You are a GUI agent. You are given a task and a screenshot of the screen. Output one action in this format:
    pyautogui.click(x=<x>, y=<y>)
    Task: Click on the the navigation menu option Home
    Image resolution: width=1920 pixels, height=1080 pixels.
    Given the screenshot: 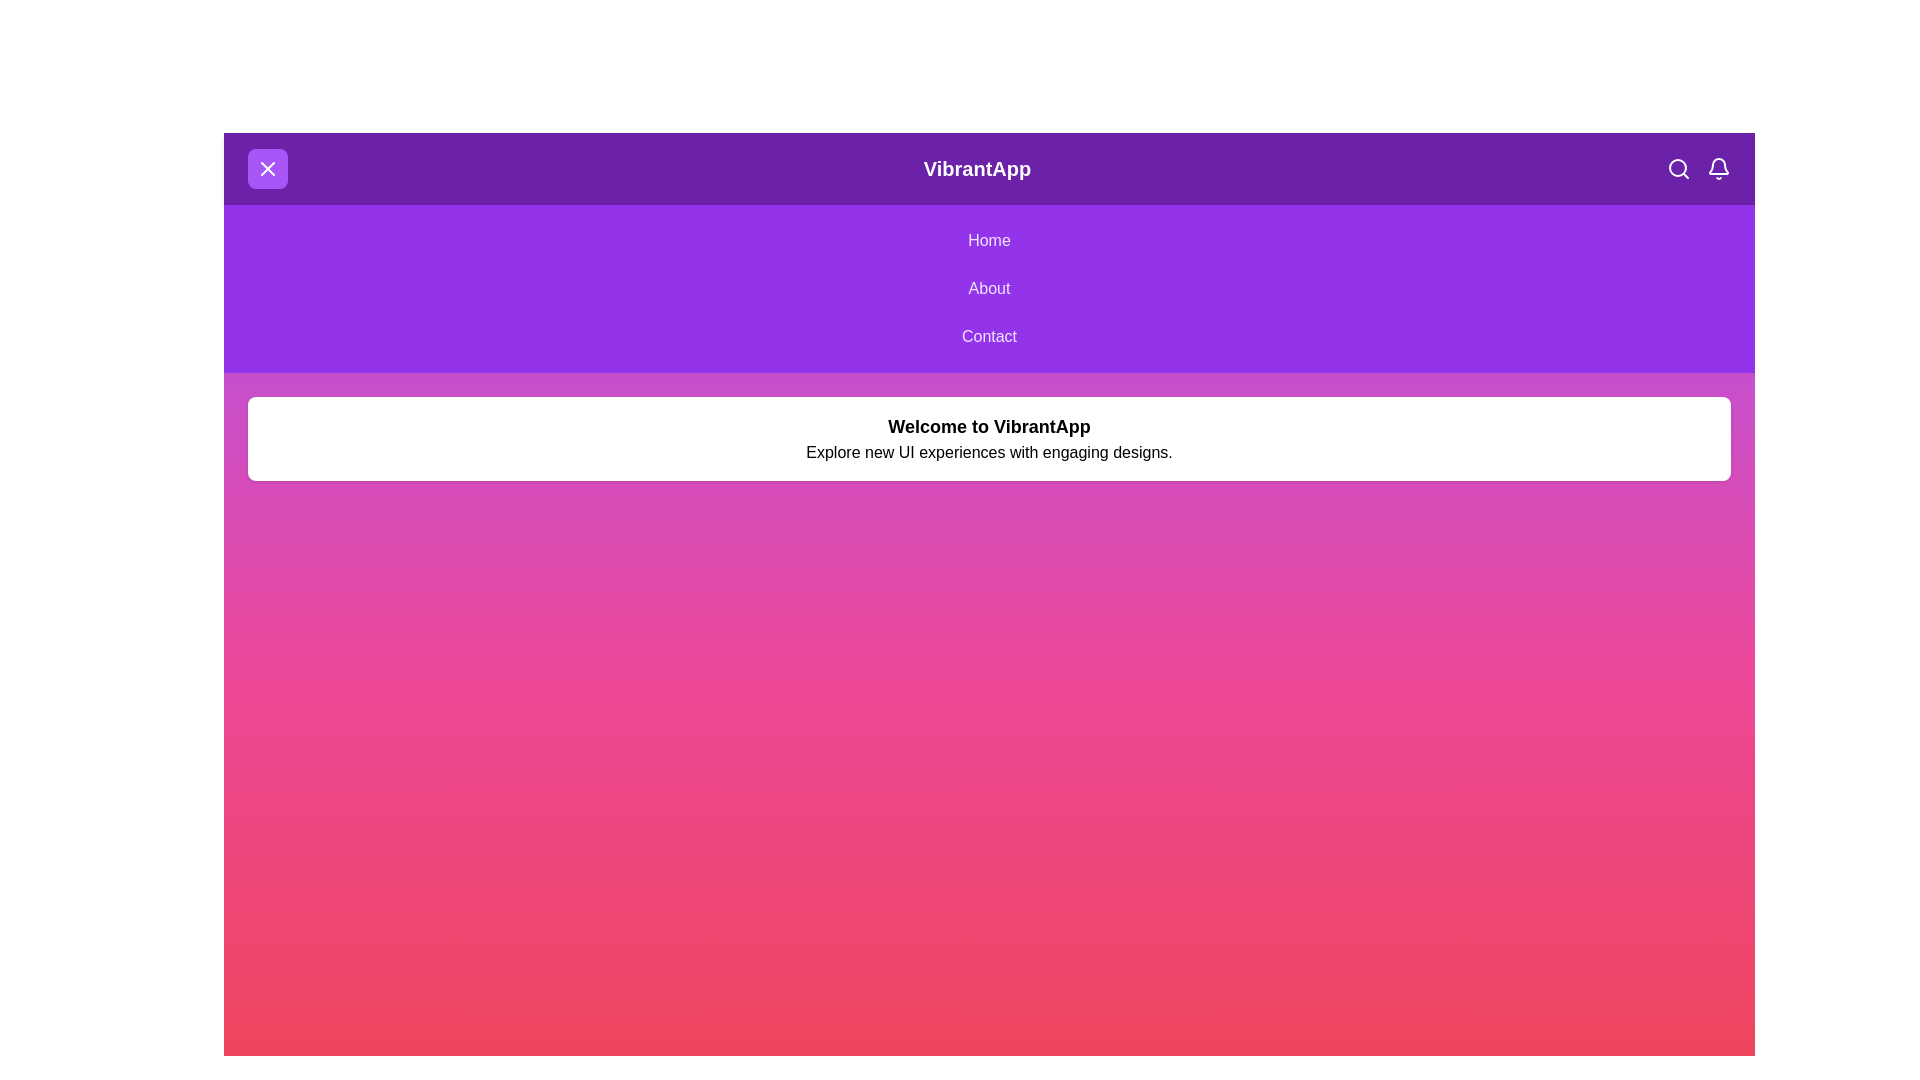 What is the action you would take?
    pyautogui.click(x=989, y=239)
    